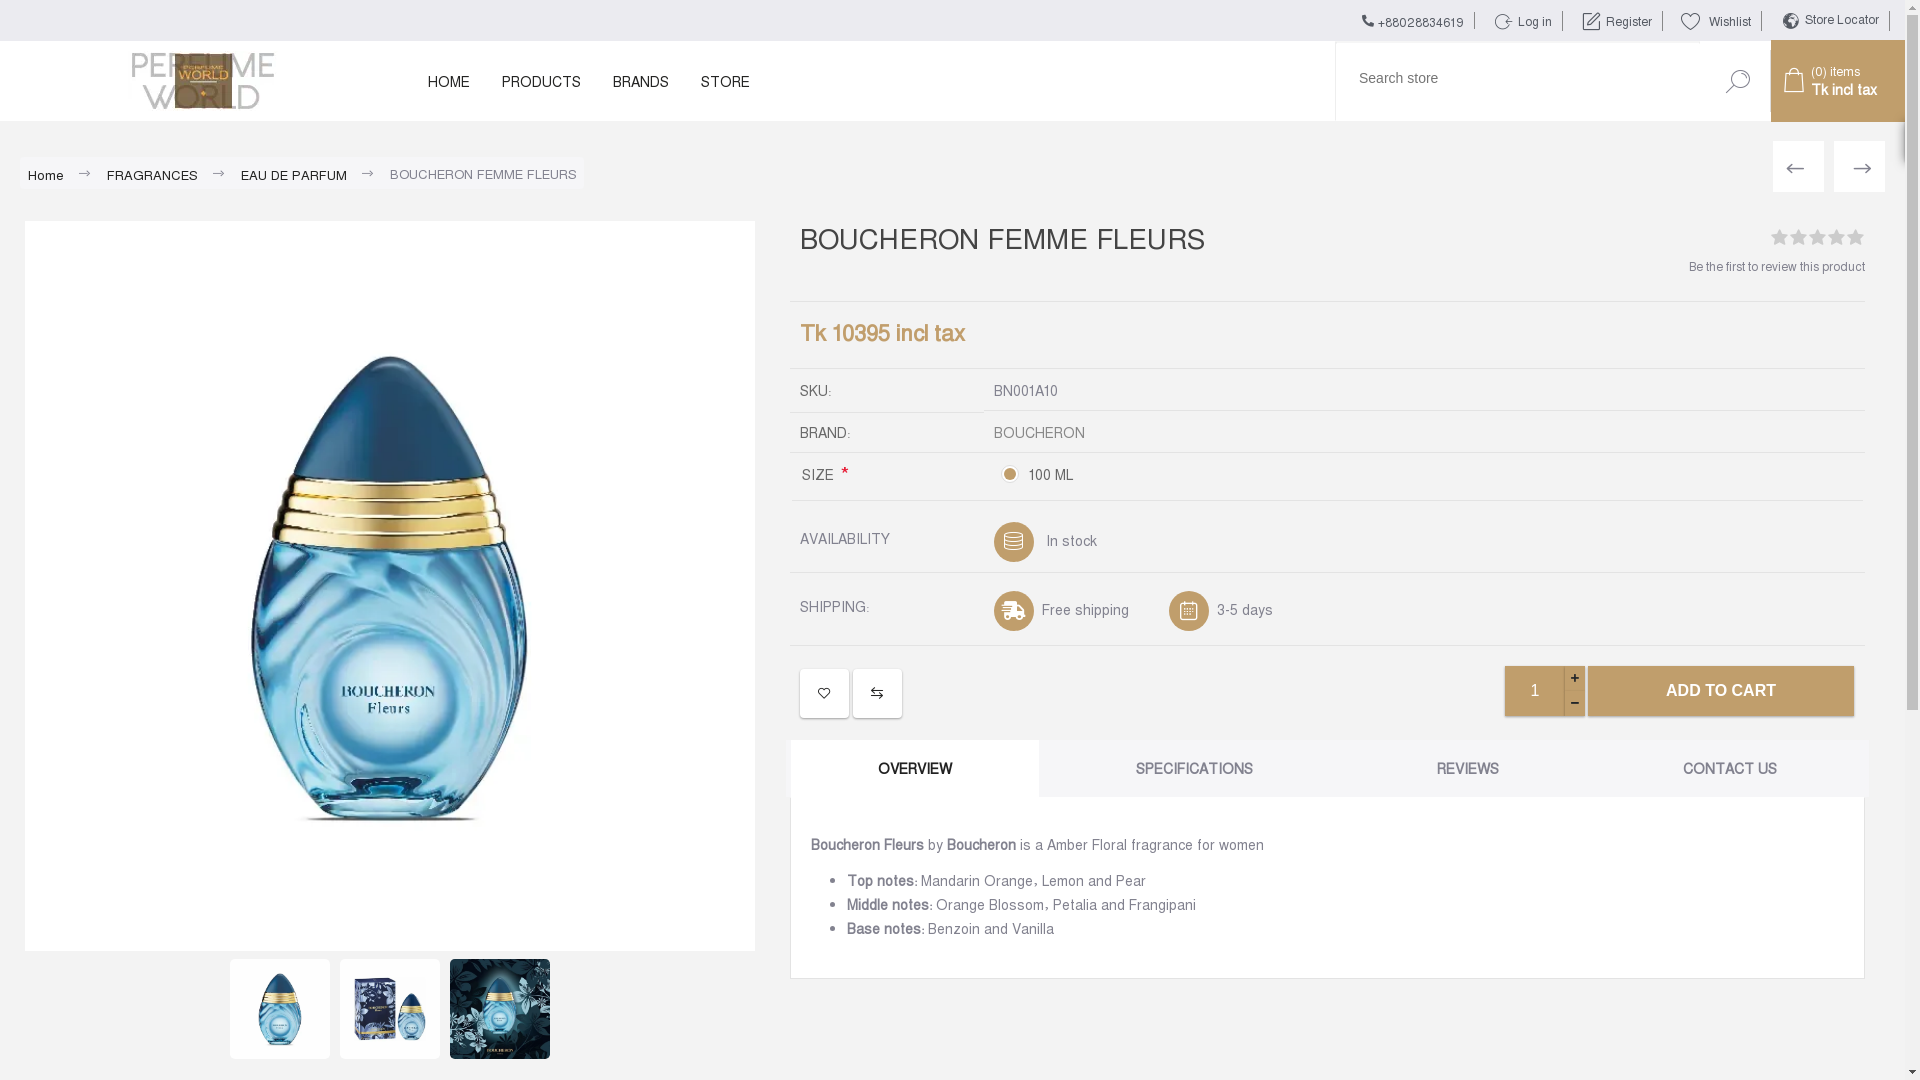 The height and width of the screenshot is (1080, 1920). I want to click on 'SPECIFICATIONS', so click(1194, 767).